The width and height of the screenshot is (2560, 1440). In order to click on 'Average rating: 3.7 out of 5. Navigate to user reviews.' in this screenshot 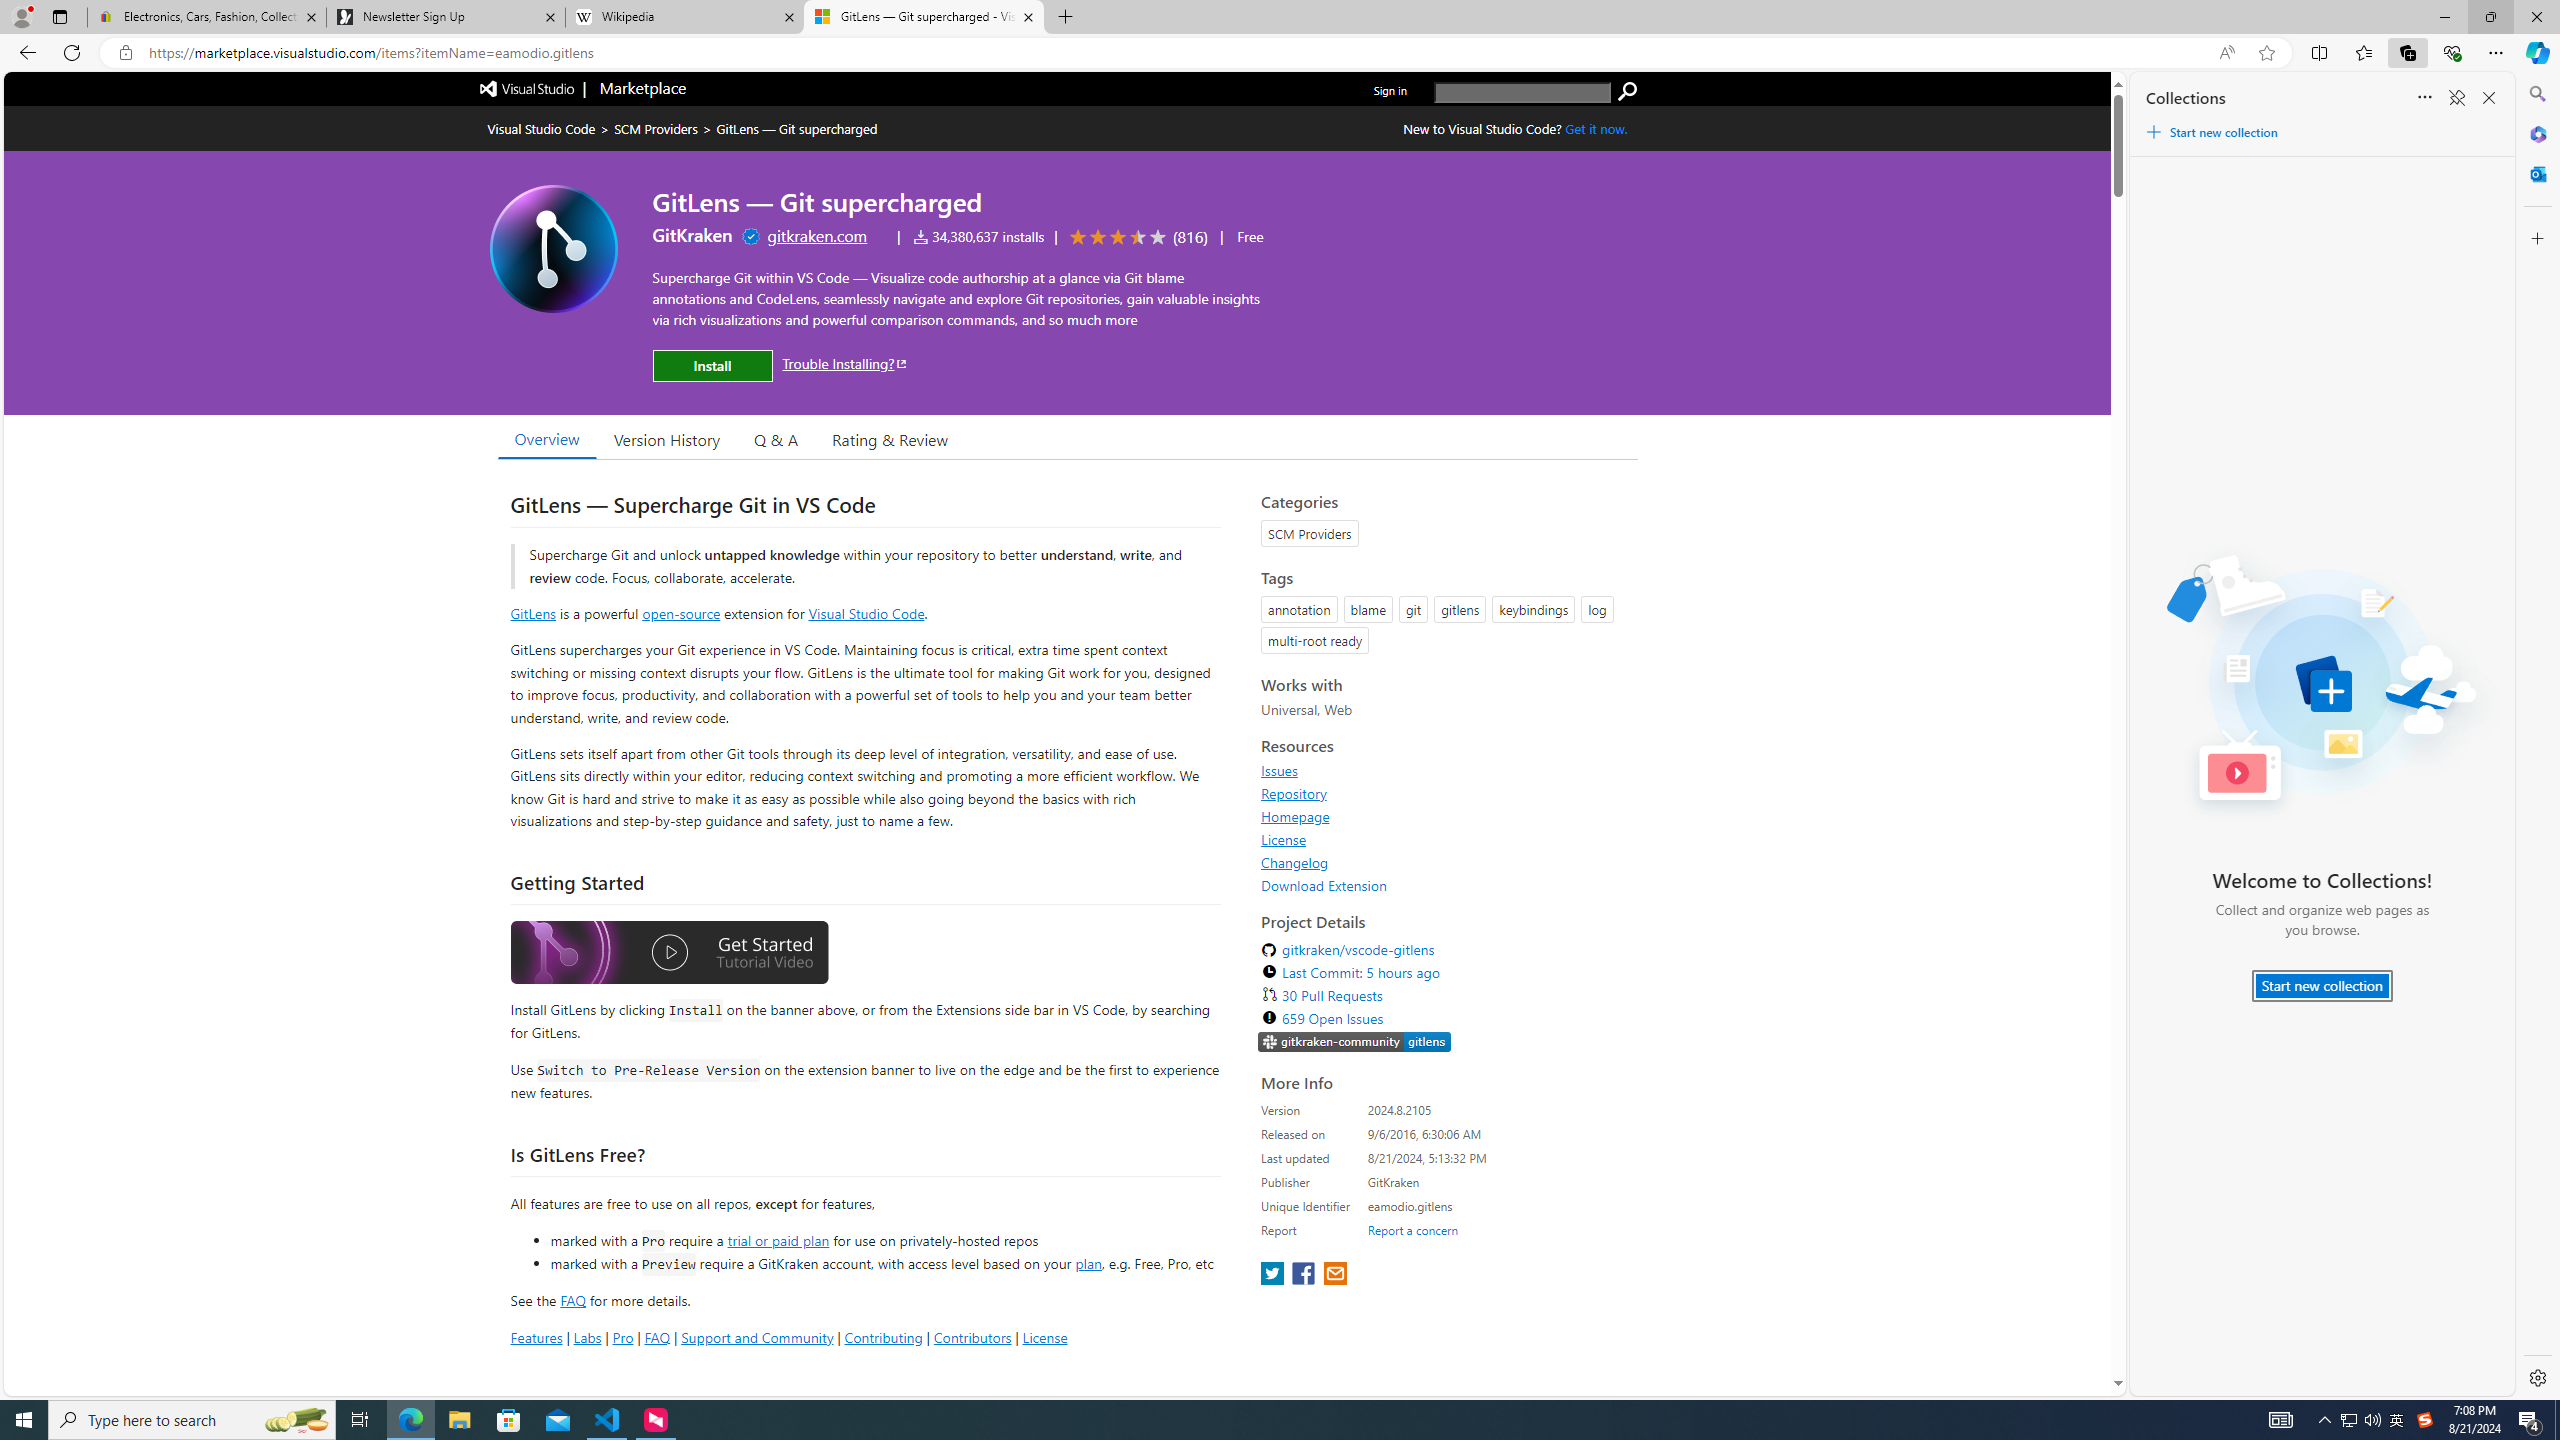, I will do `click(1134, 237)`.